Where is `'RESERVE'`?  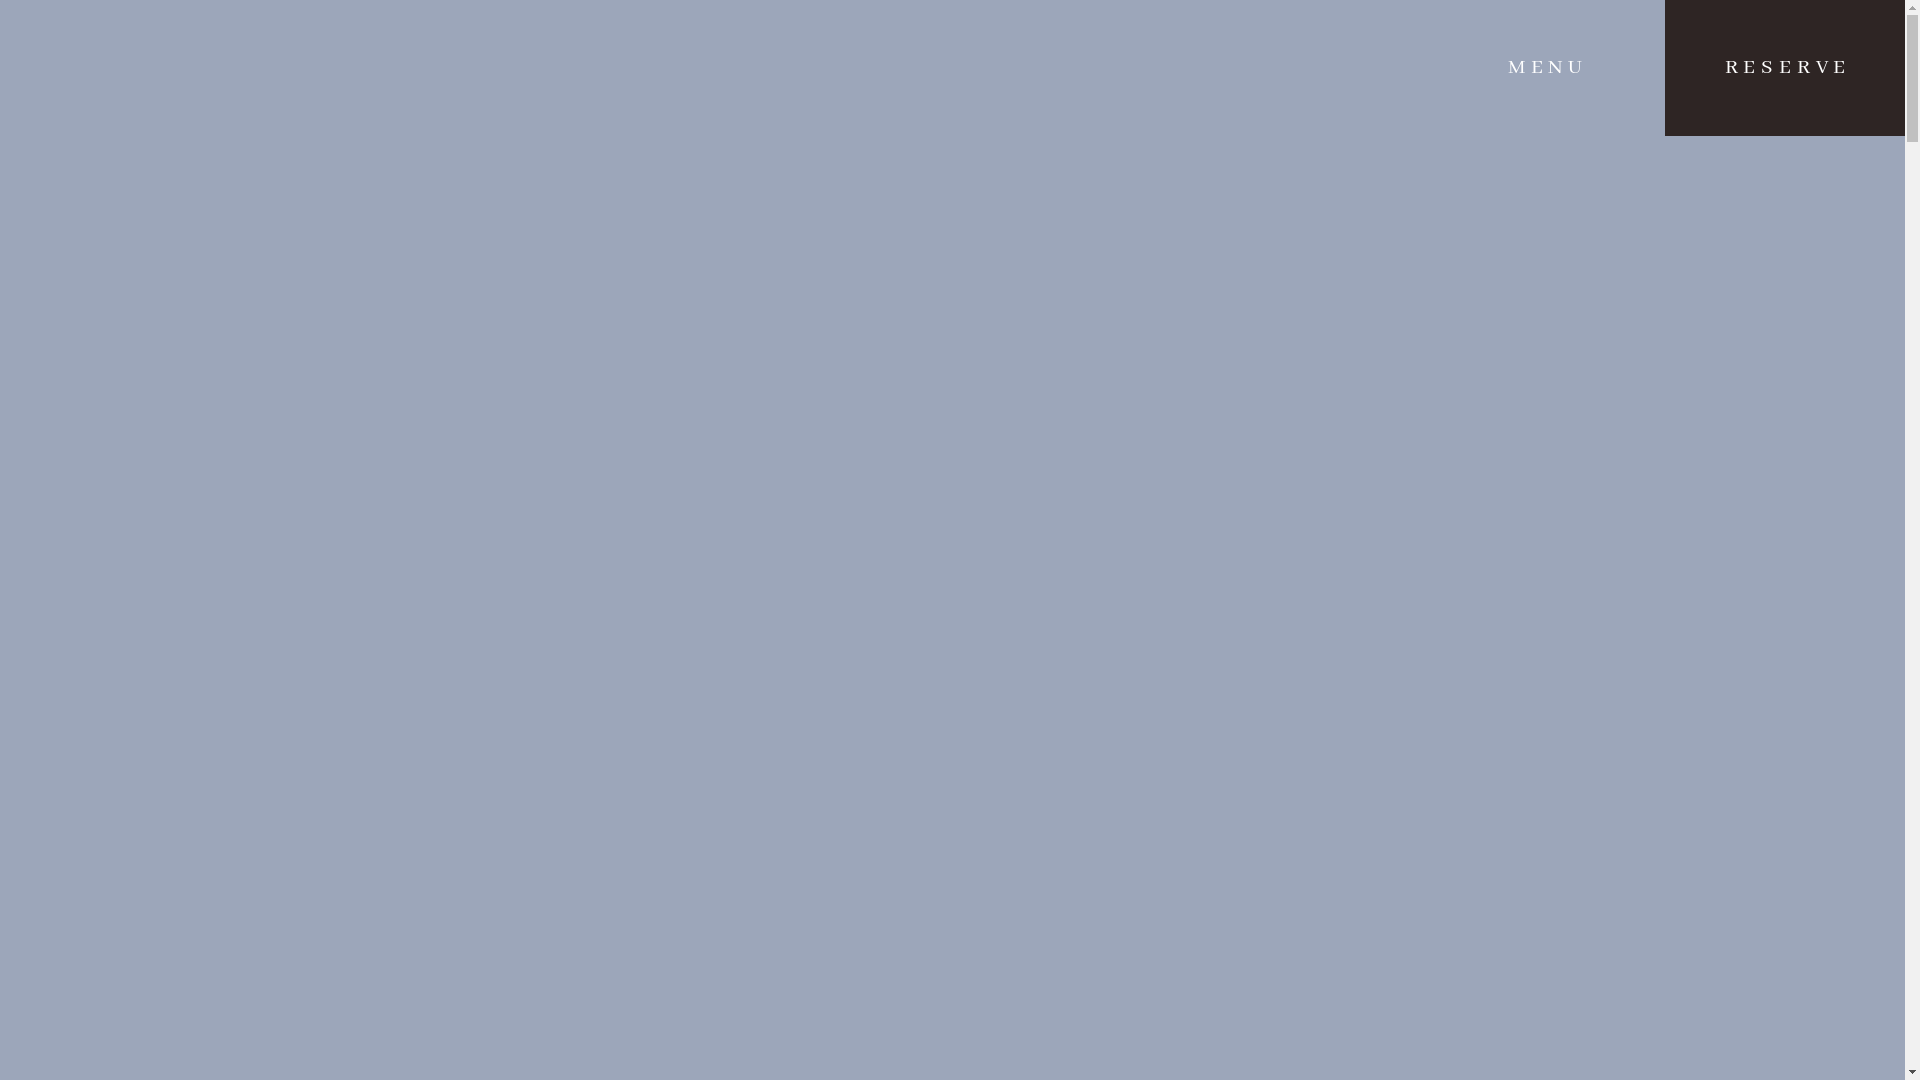
'RESERVE' is located at coordinates (1785, 67).